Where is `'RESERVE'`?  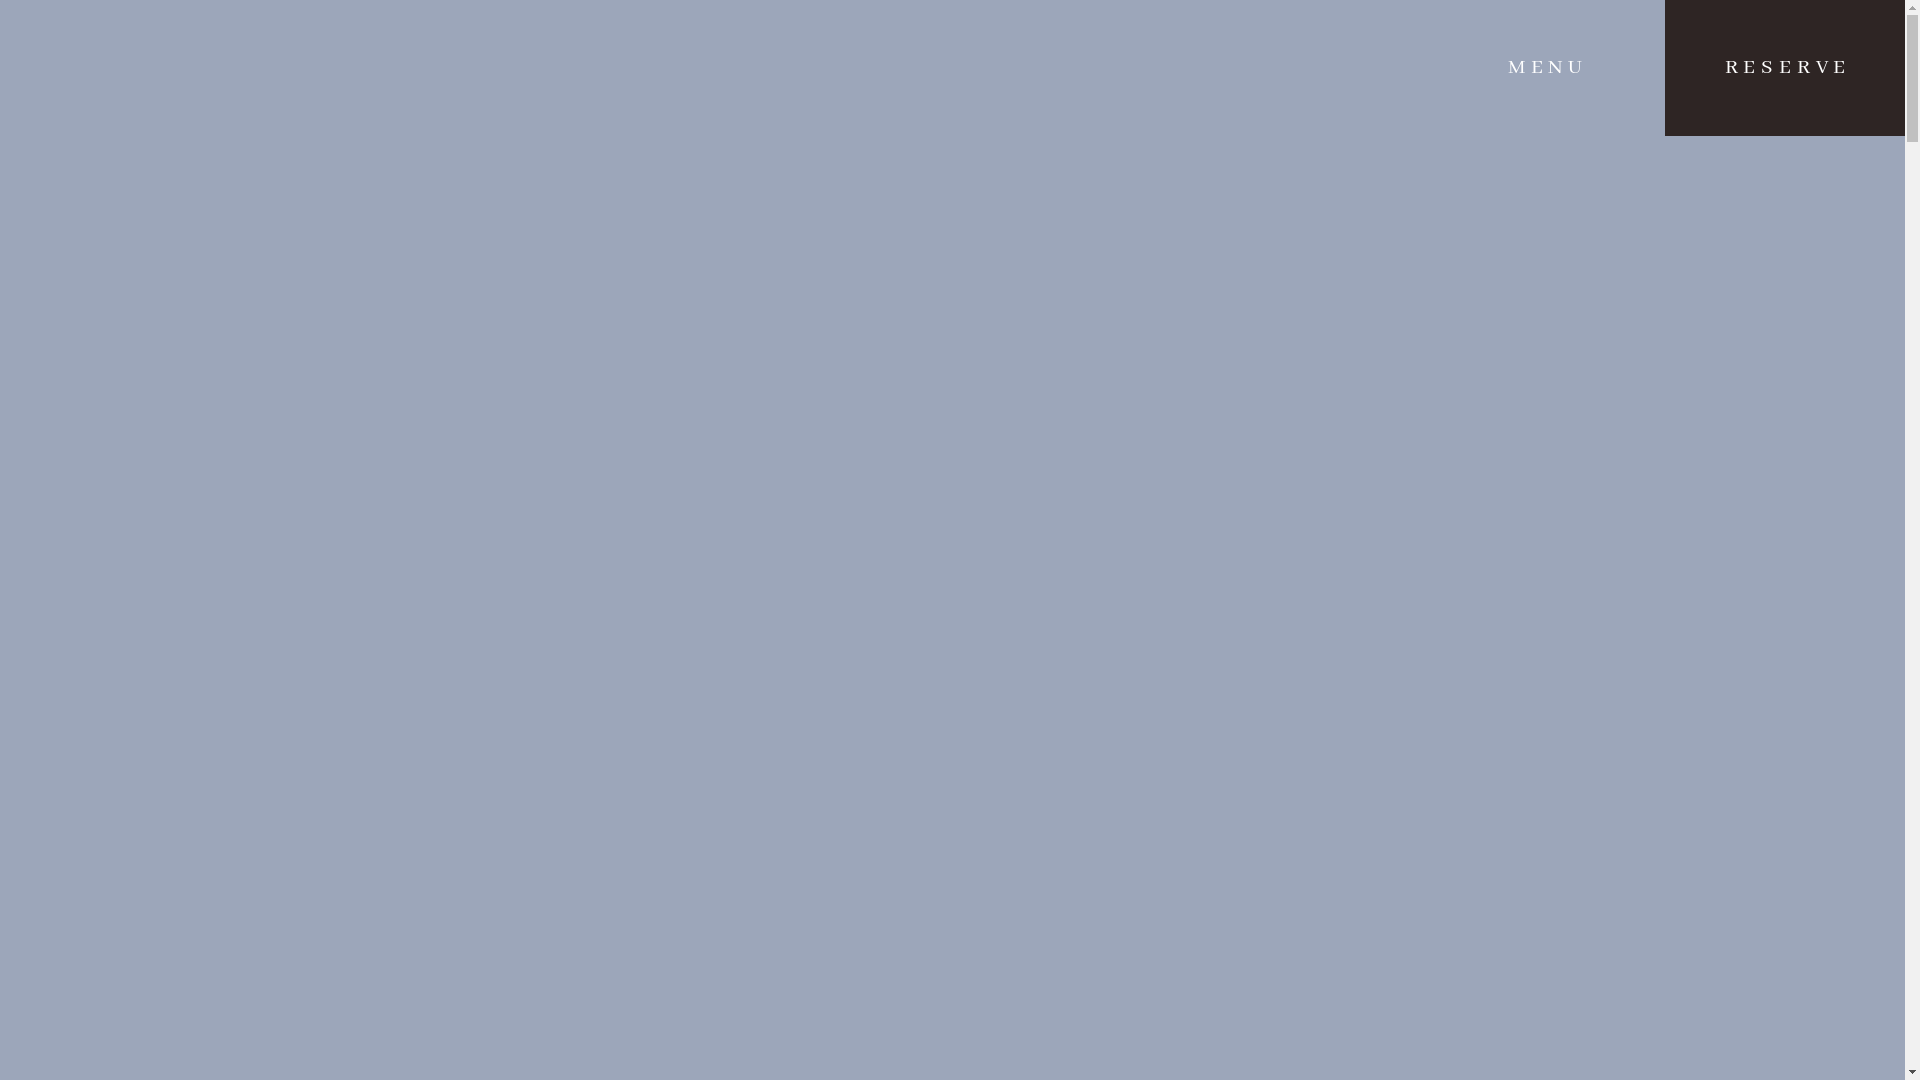
'RESERVE' is located at coordinates (1785, 67).